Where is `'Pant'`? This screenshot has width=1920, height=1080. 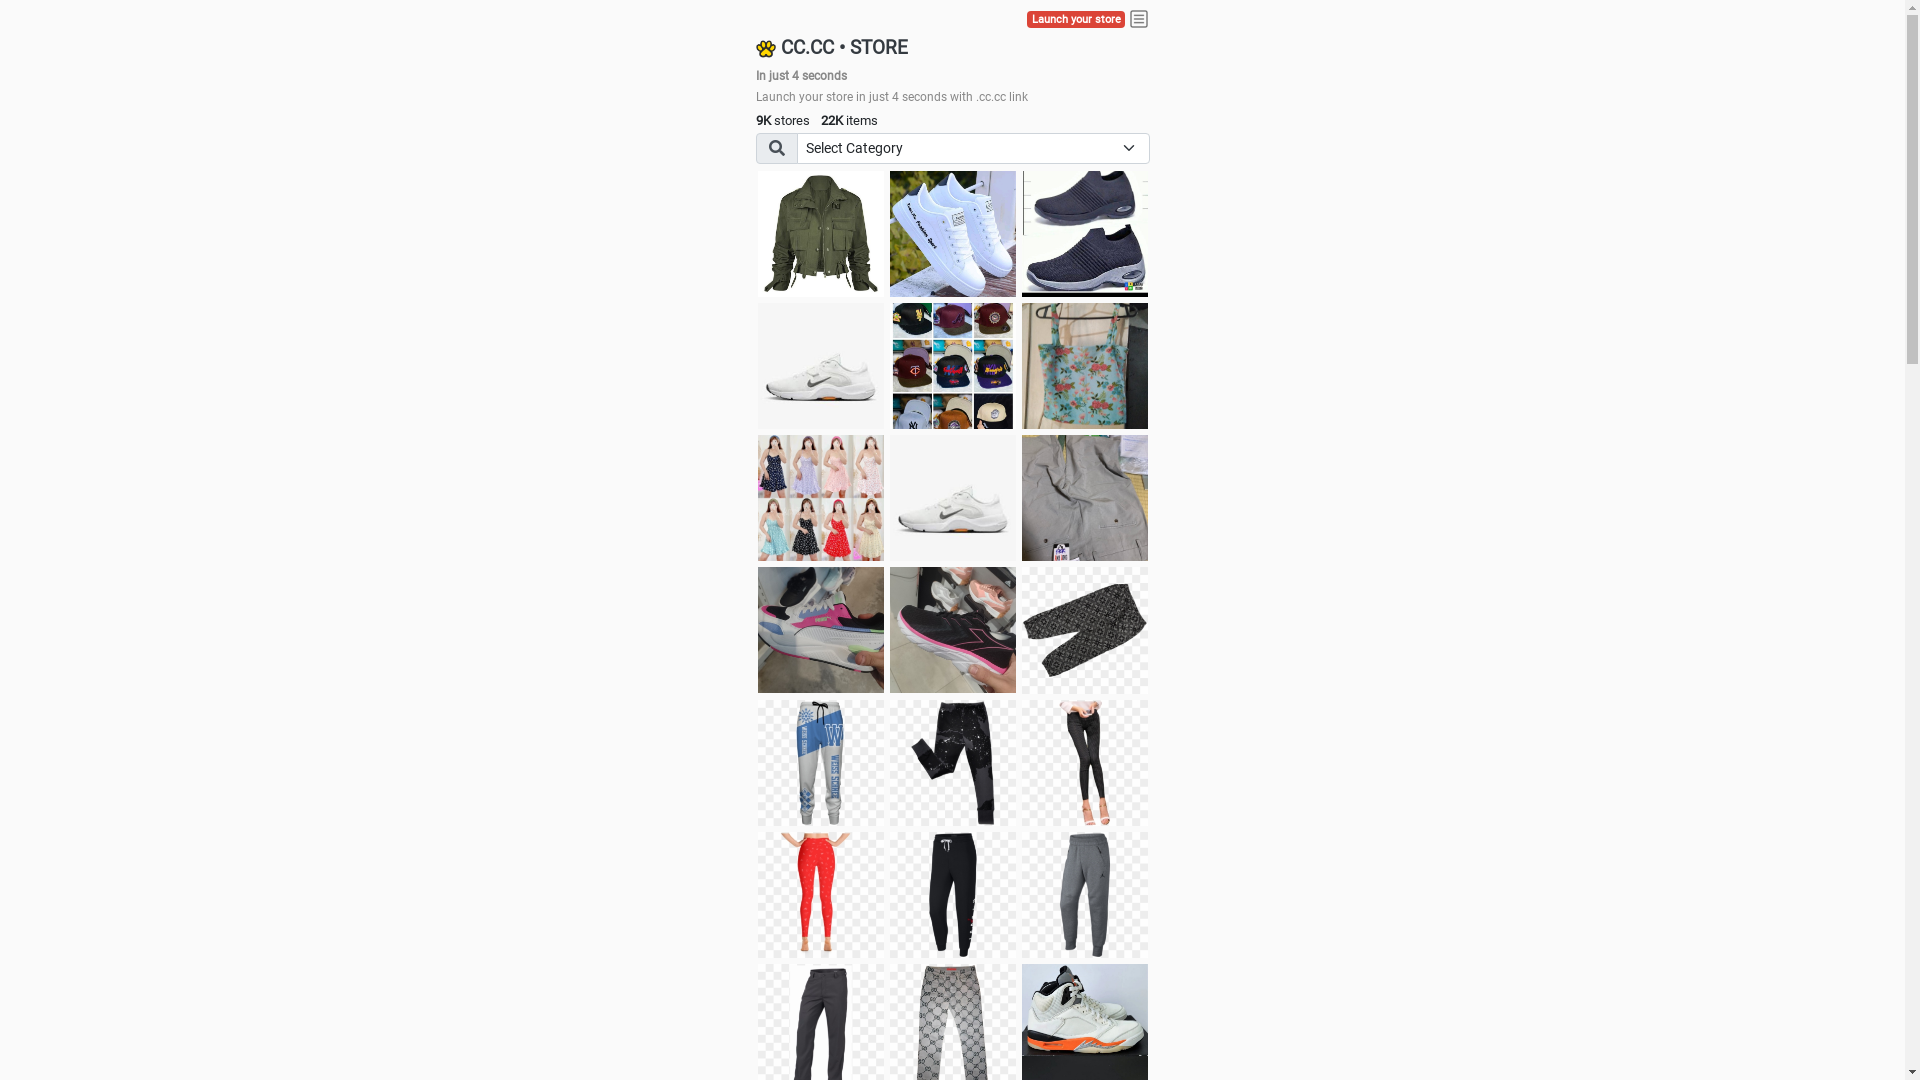 'Pant' is located at coordinates (888, 893).